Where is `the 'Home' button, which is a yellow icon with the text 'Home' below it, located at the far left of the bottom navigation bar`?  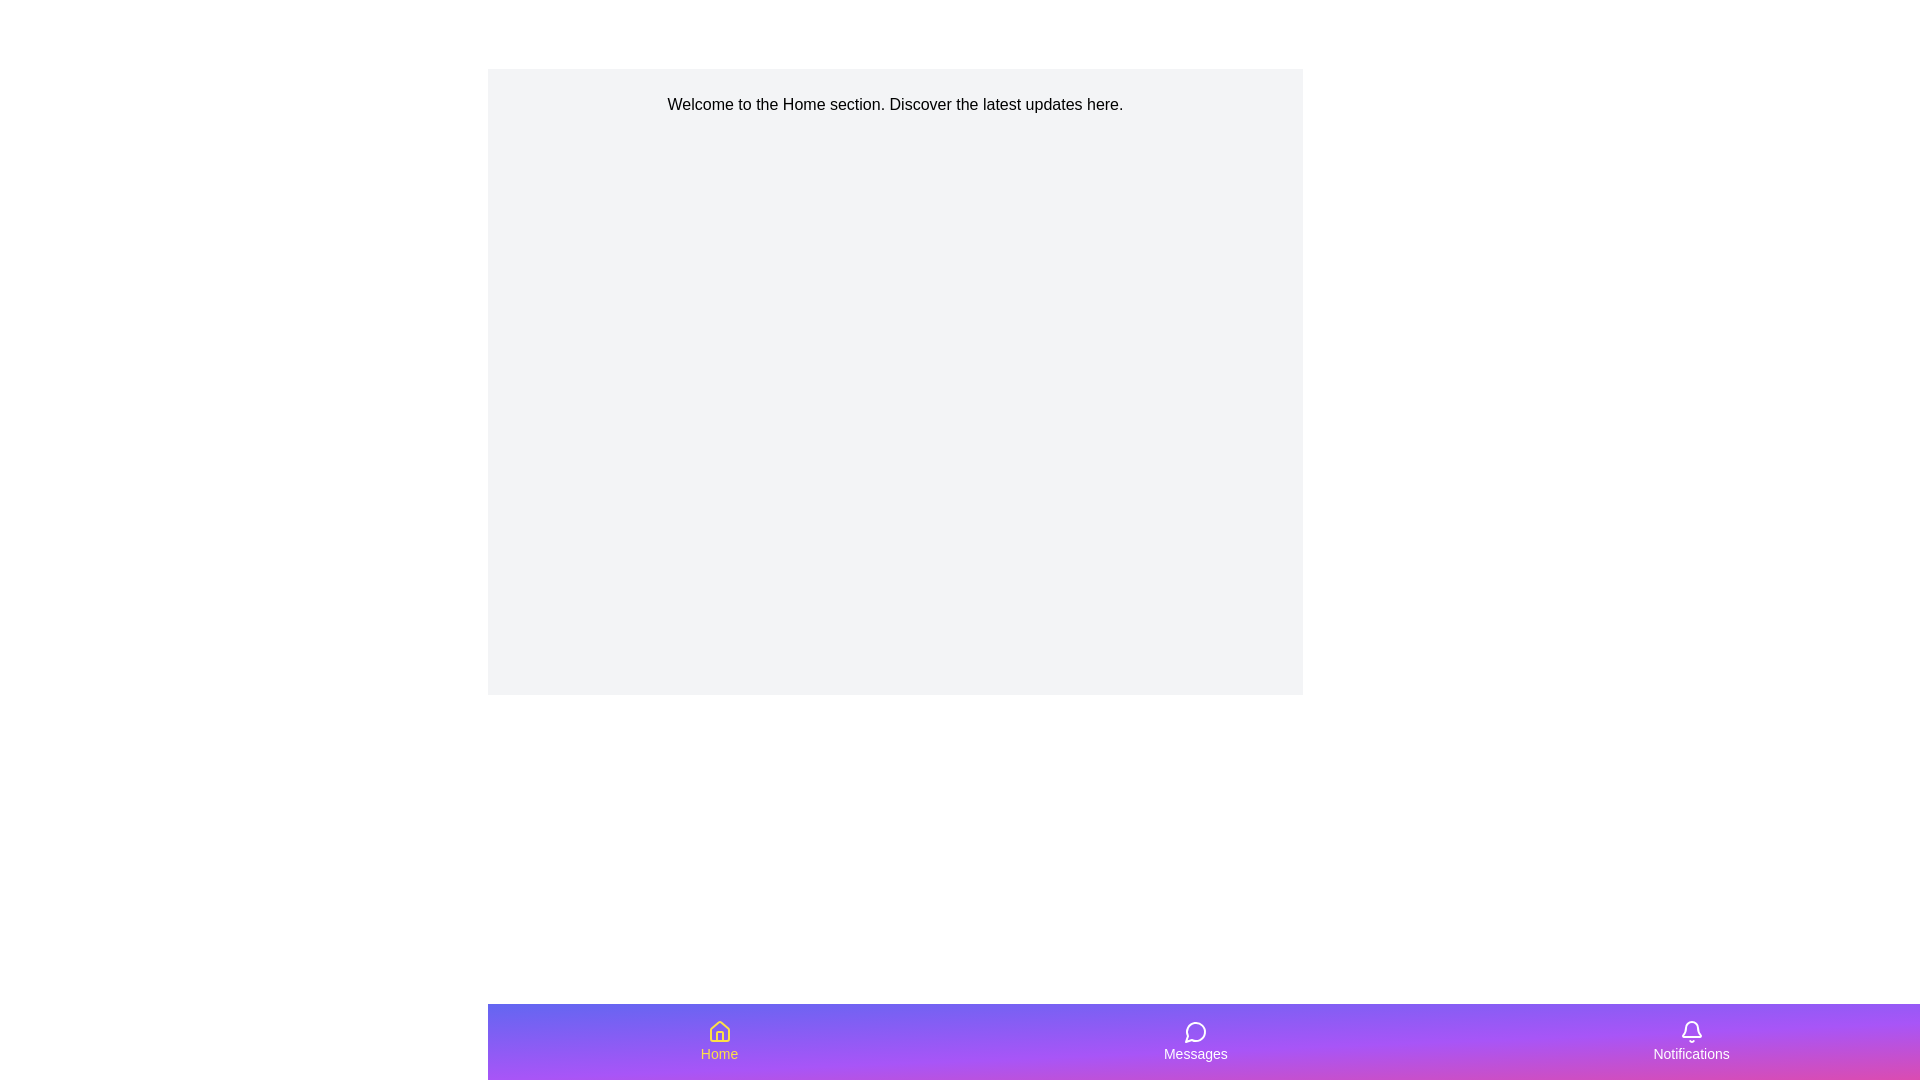
the 'Home' button, which is a yellow icon with the text 'Home' below it, located at the far left of the bottom navigation bar is located at coordinates (719, 1040).